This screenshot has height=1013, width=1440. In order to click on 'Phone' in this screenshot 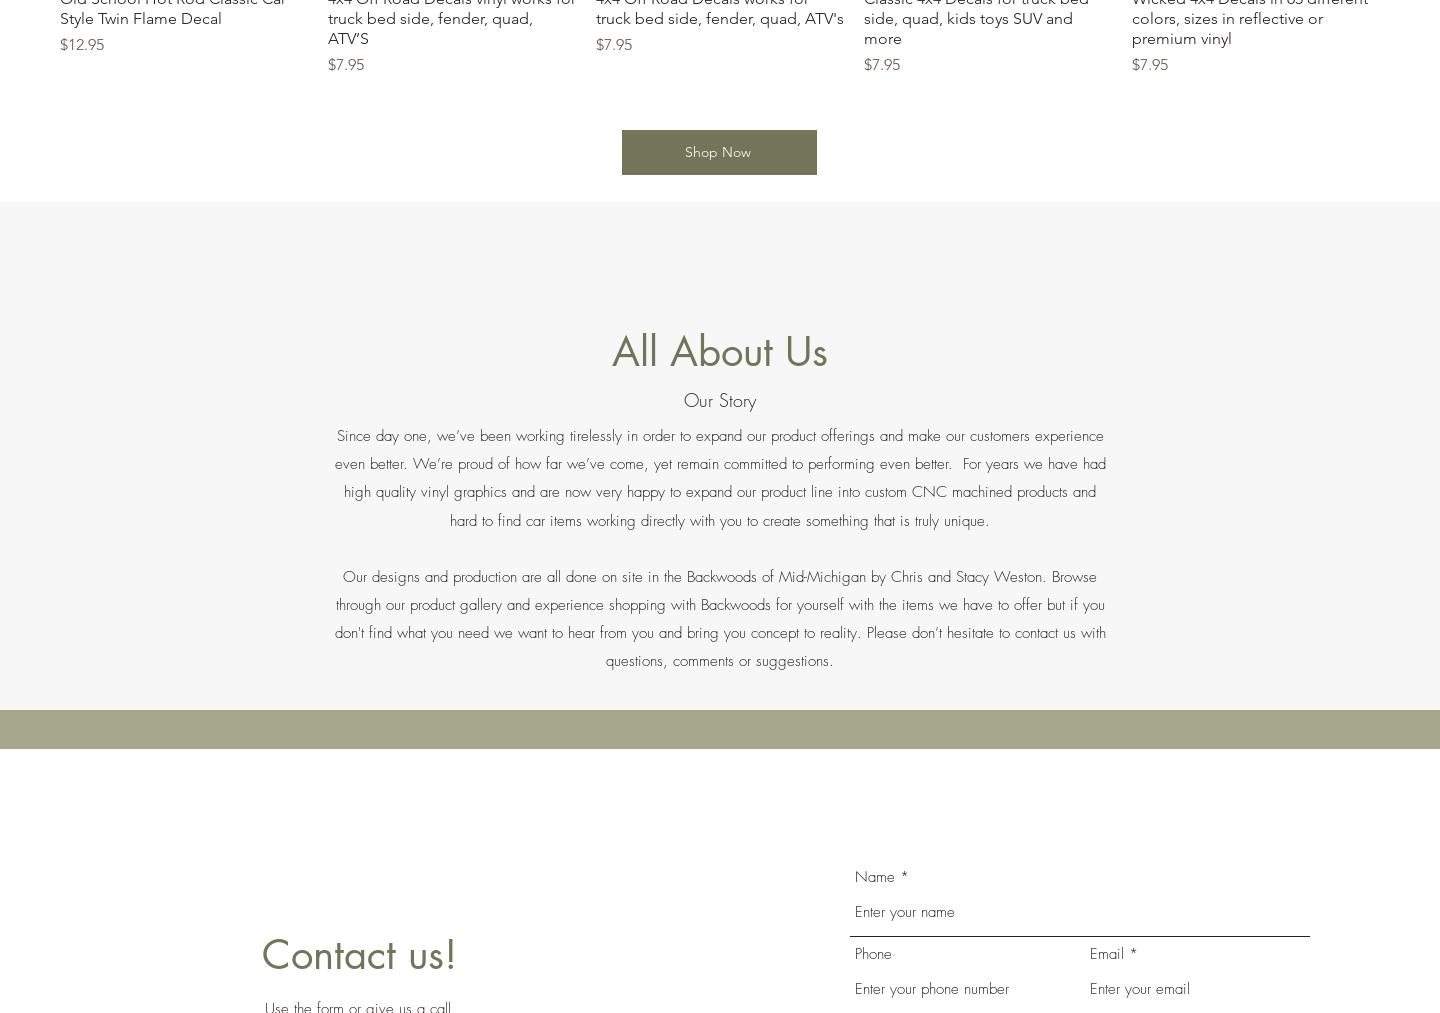, I will do `click(872, 954)`.